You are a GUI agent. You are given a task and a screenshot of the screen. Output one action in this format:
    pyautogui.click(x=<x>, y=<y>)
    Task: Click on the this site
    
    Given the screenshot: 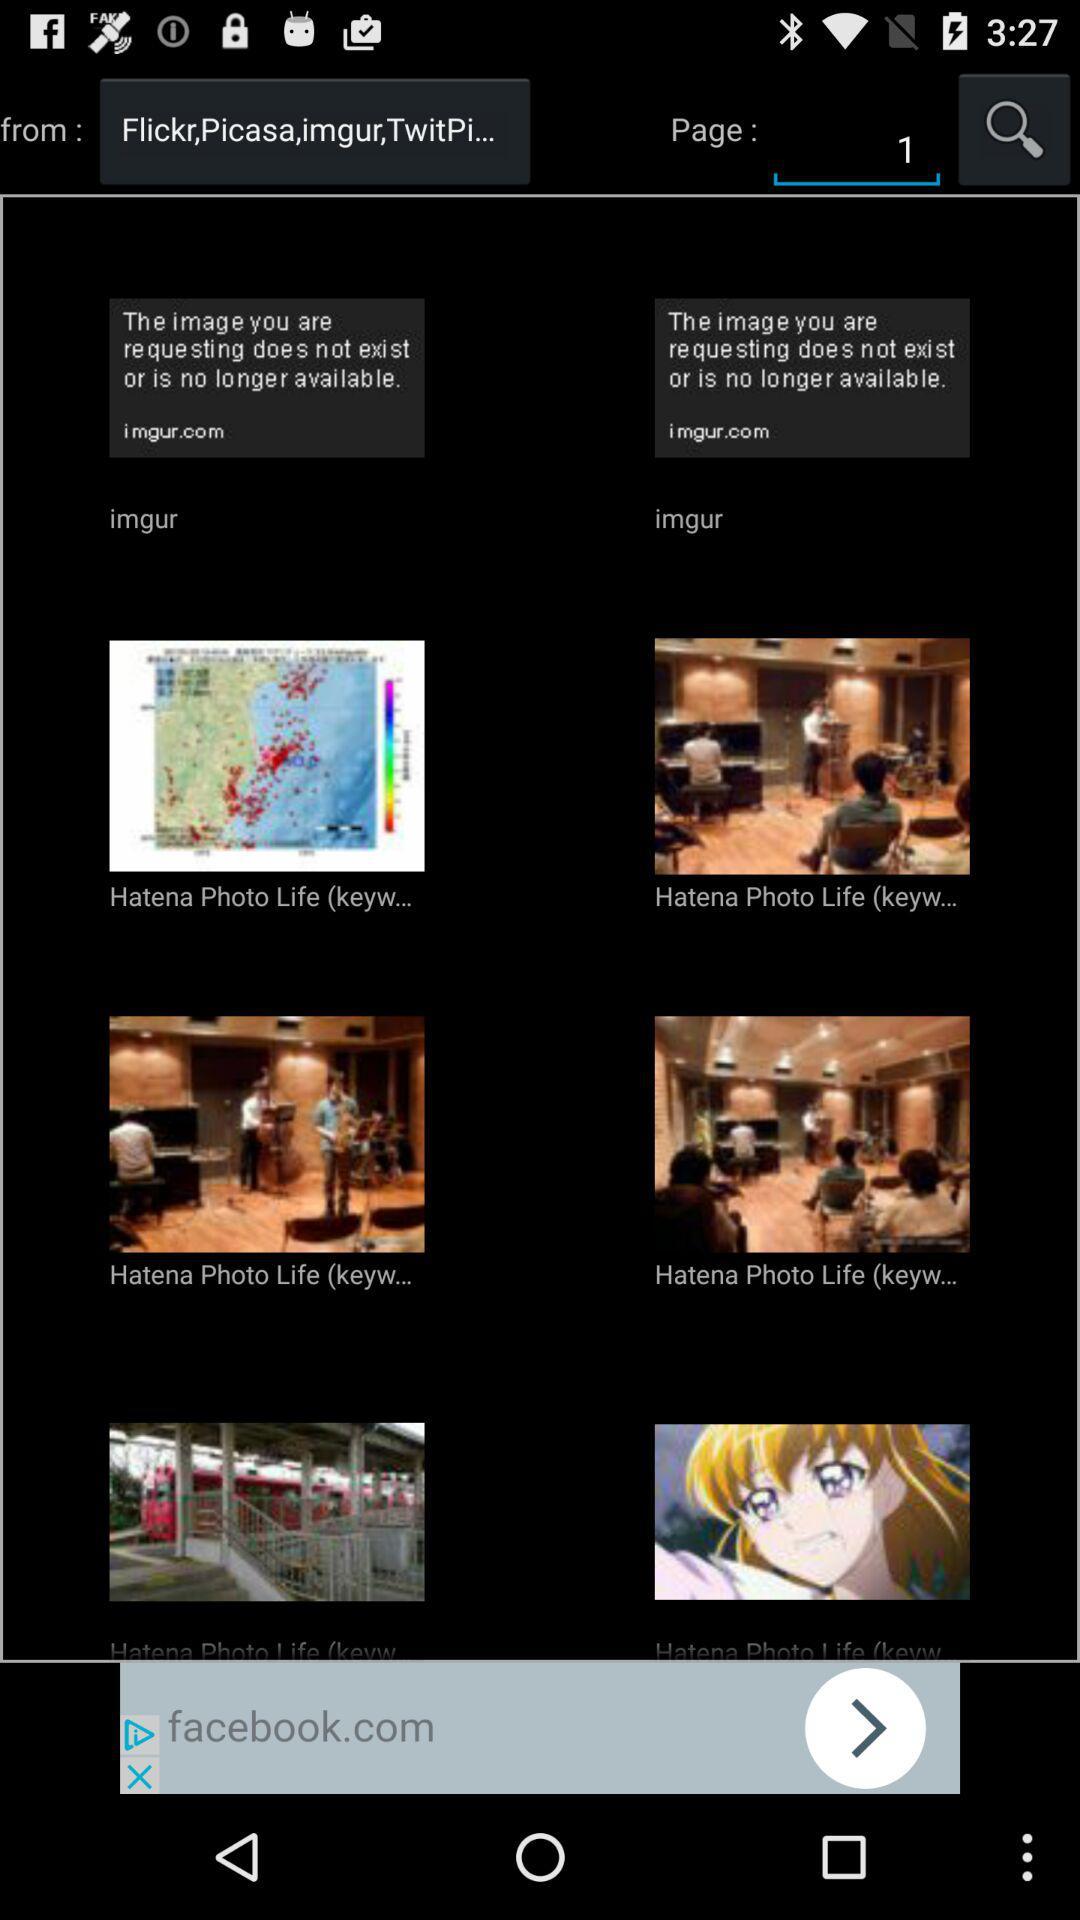 What is the action you would take?
    pyautogui.click(x=540, y=1727)
    